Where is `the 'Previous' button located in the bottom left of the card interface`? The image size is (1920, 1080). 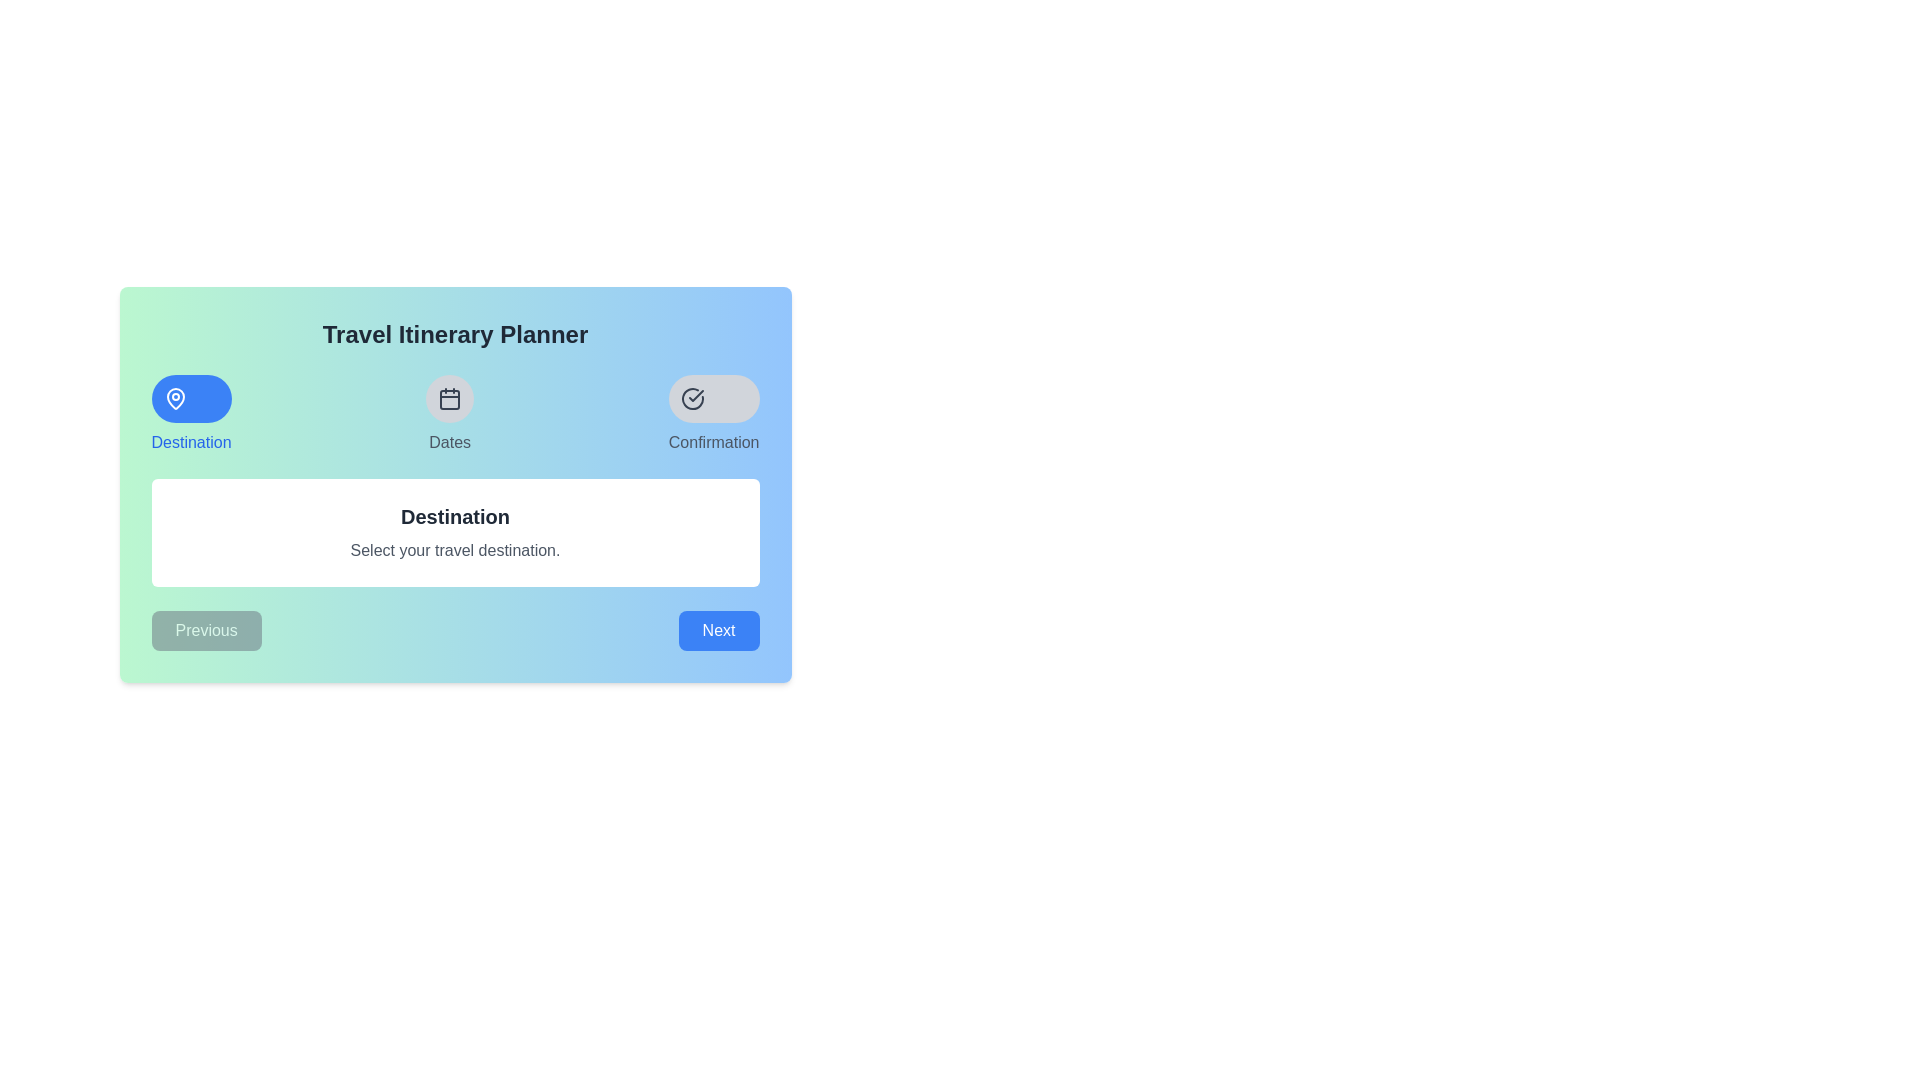 the 'Previous' button located in the bottom left of the card interface is located at coordinates (206, 631).